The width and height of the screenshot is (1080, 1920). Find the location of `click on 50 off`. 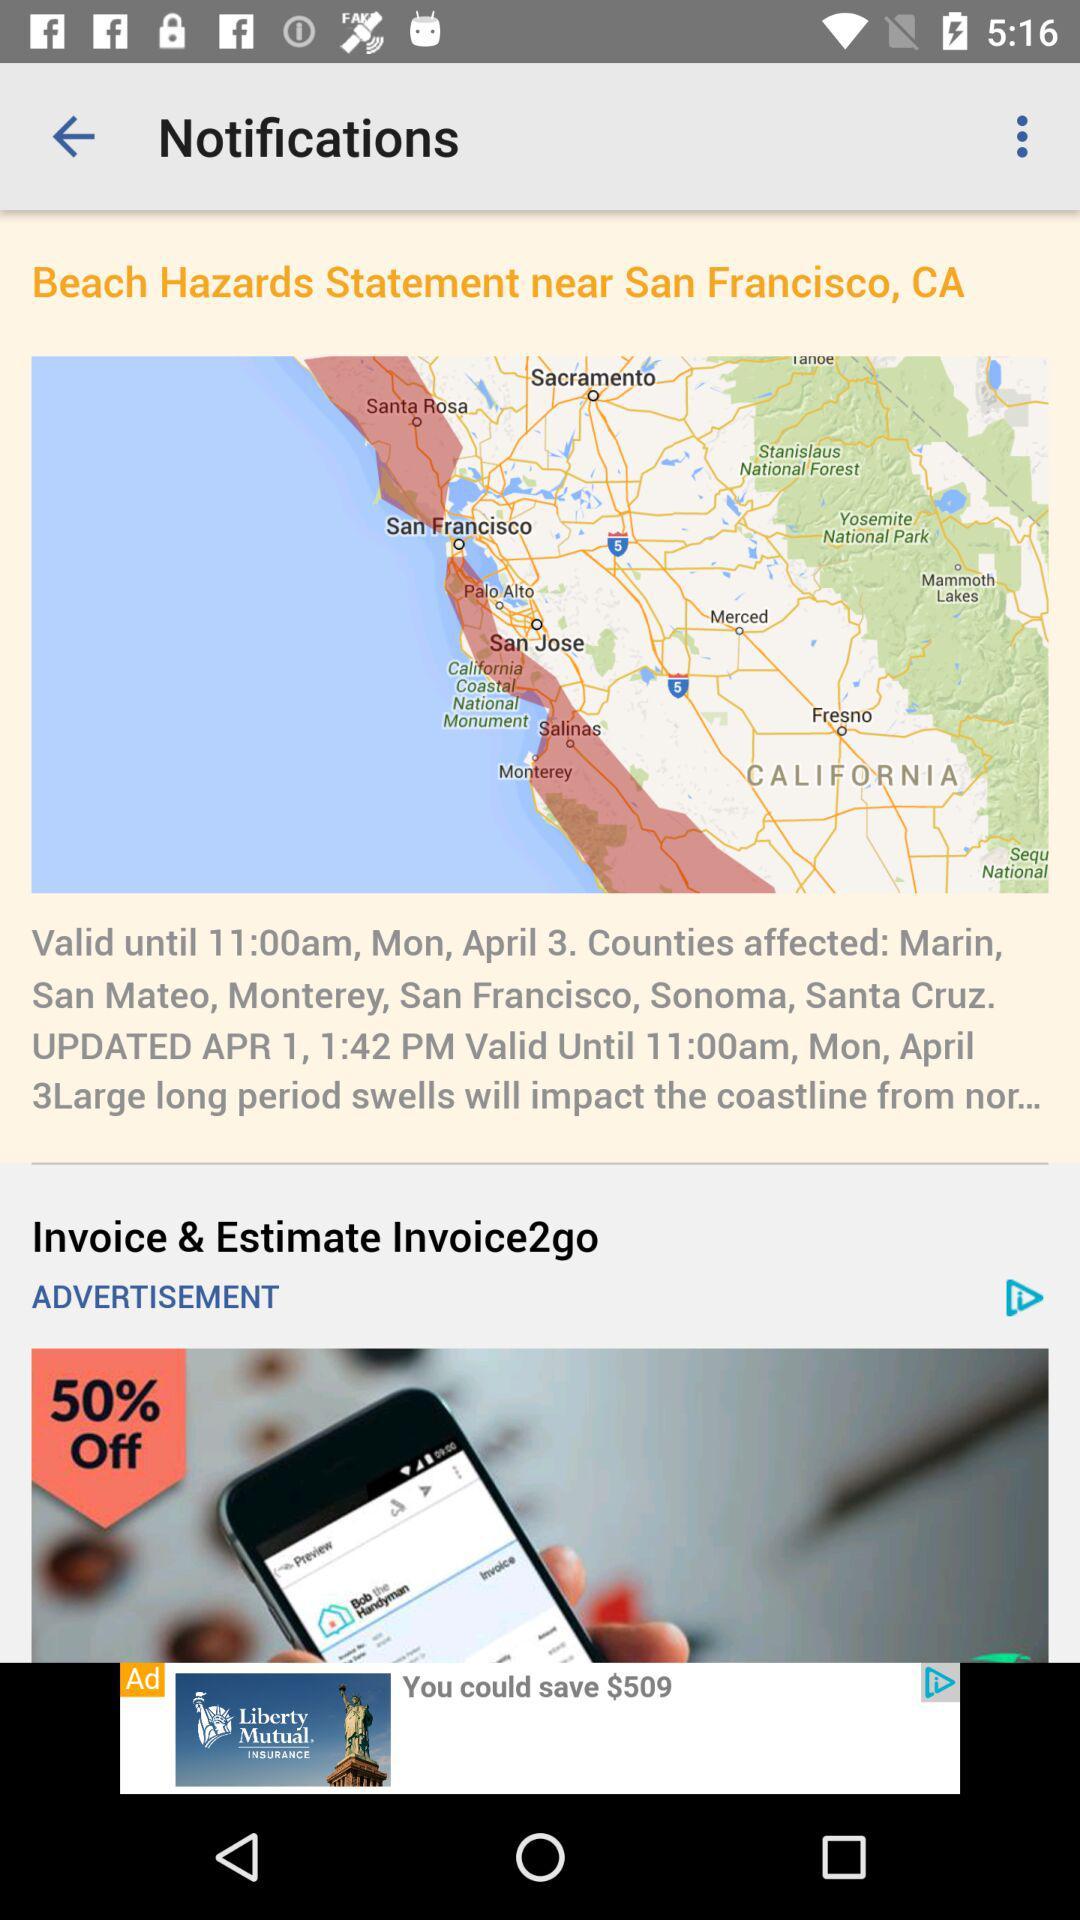

click on 50 off is located at coordinates (540, 1505).